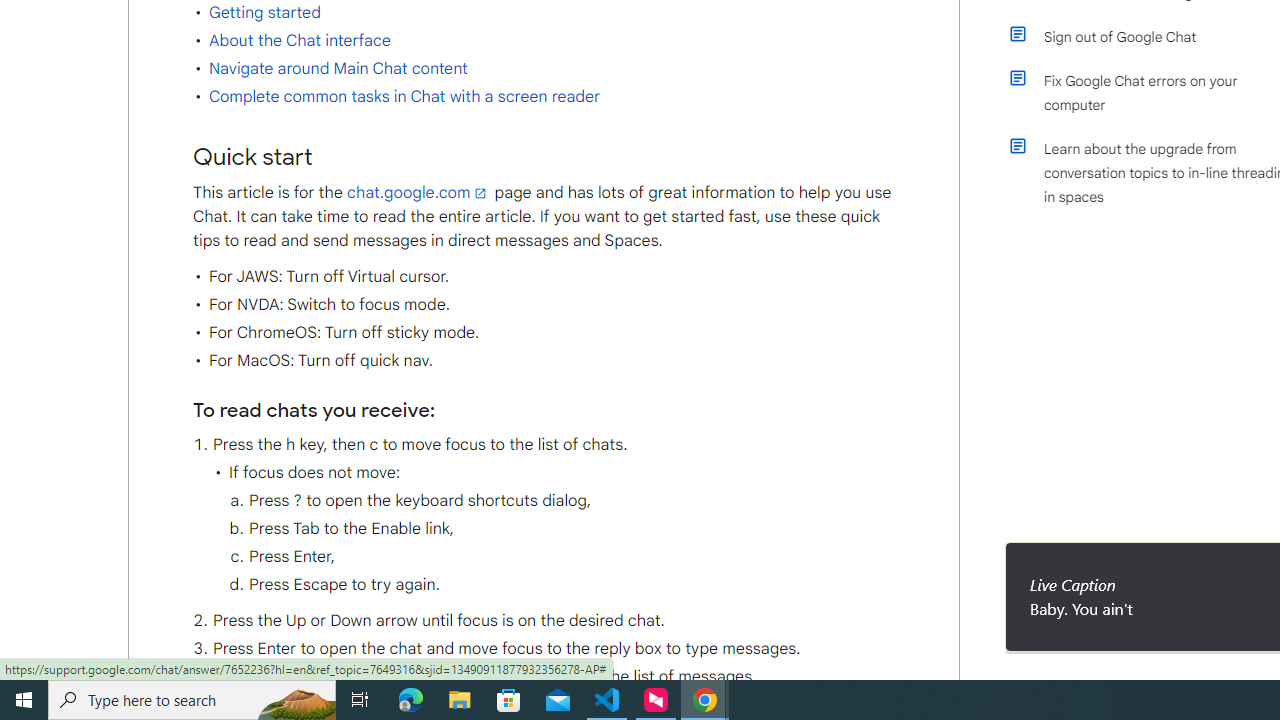 The image size is (1280, 720). What do you see at coordinates (338, 68) in the screenshot?
I see `'Navigate around Main Chat content'` at bounding box center [338, 68].